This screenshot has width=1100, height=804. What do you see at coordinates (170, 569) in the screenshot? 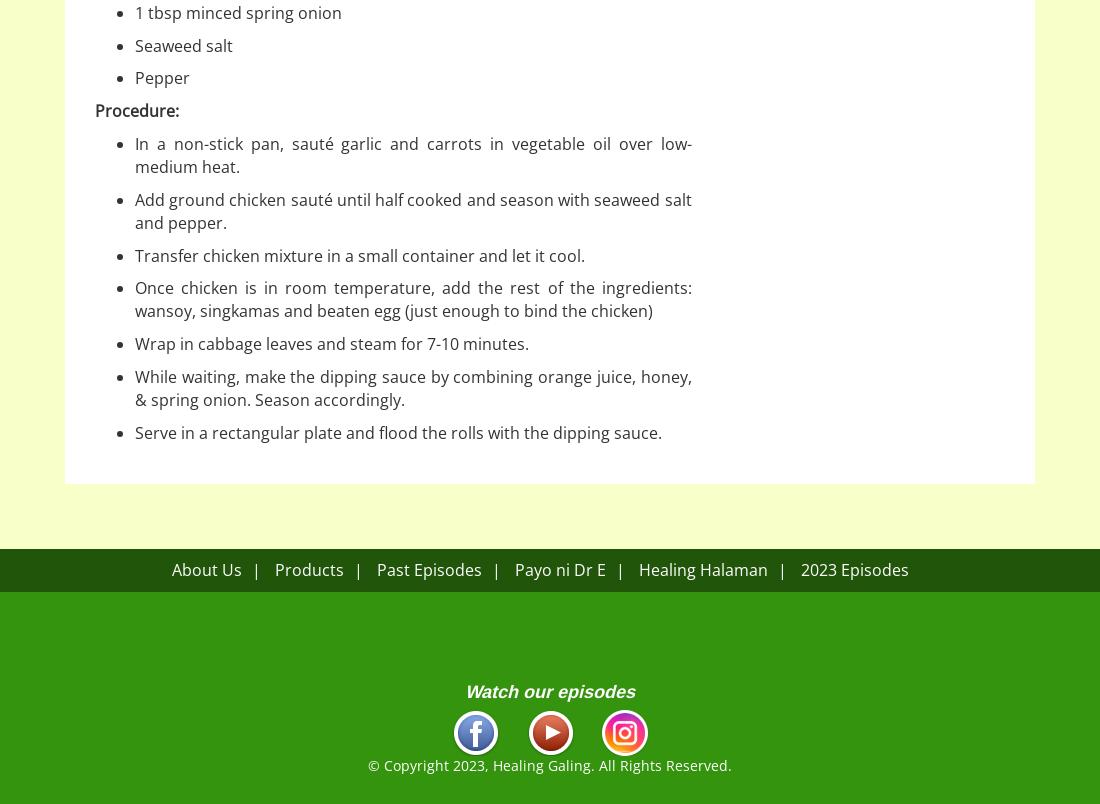
I see `'About Us'` at bounding box center [170, 569].